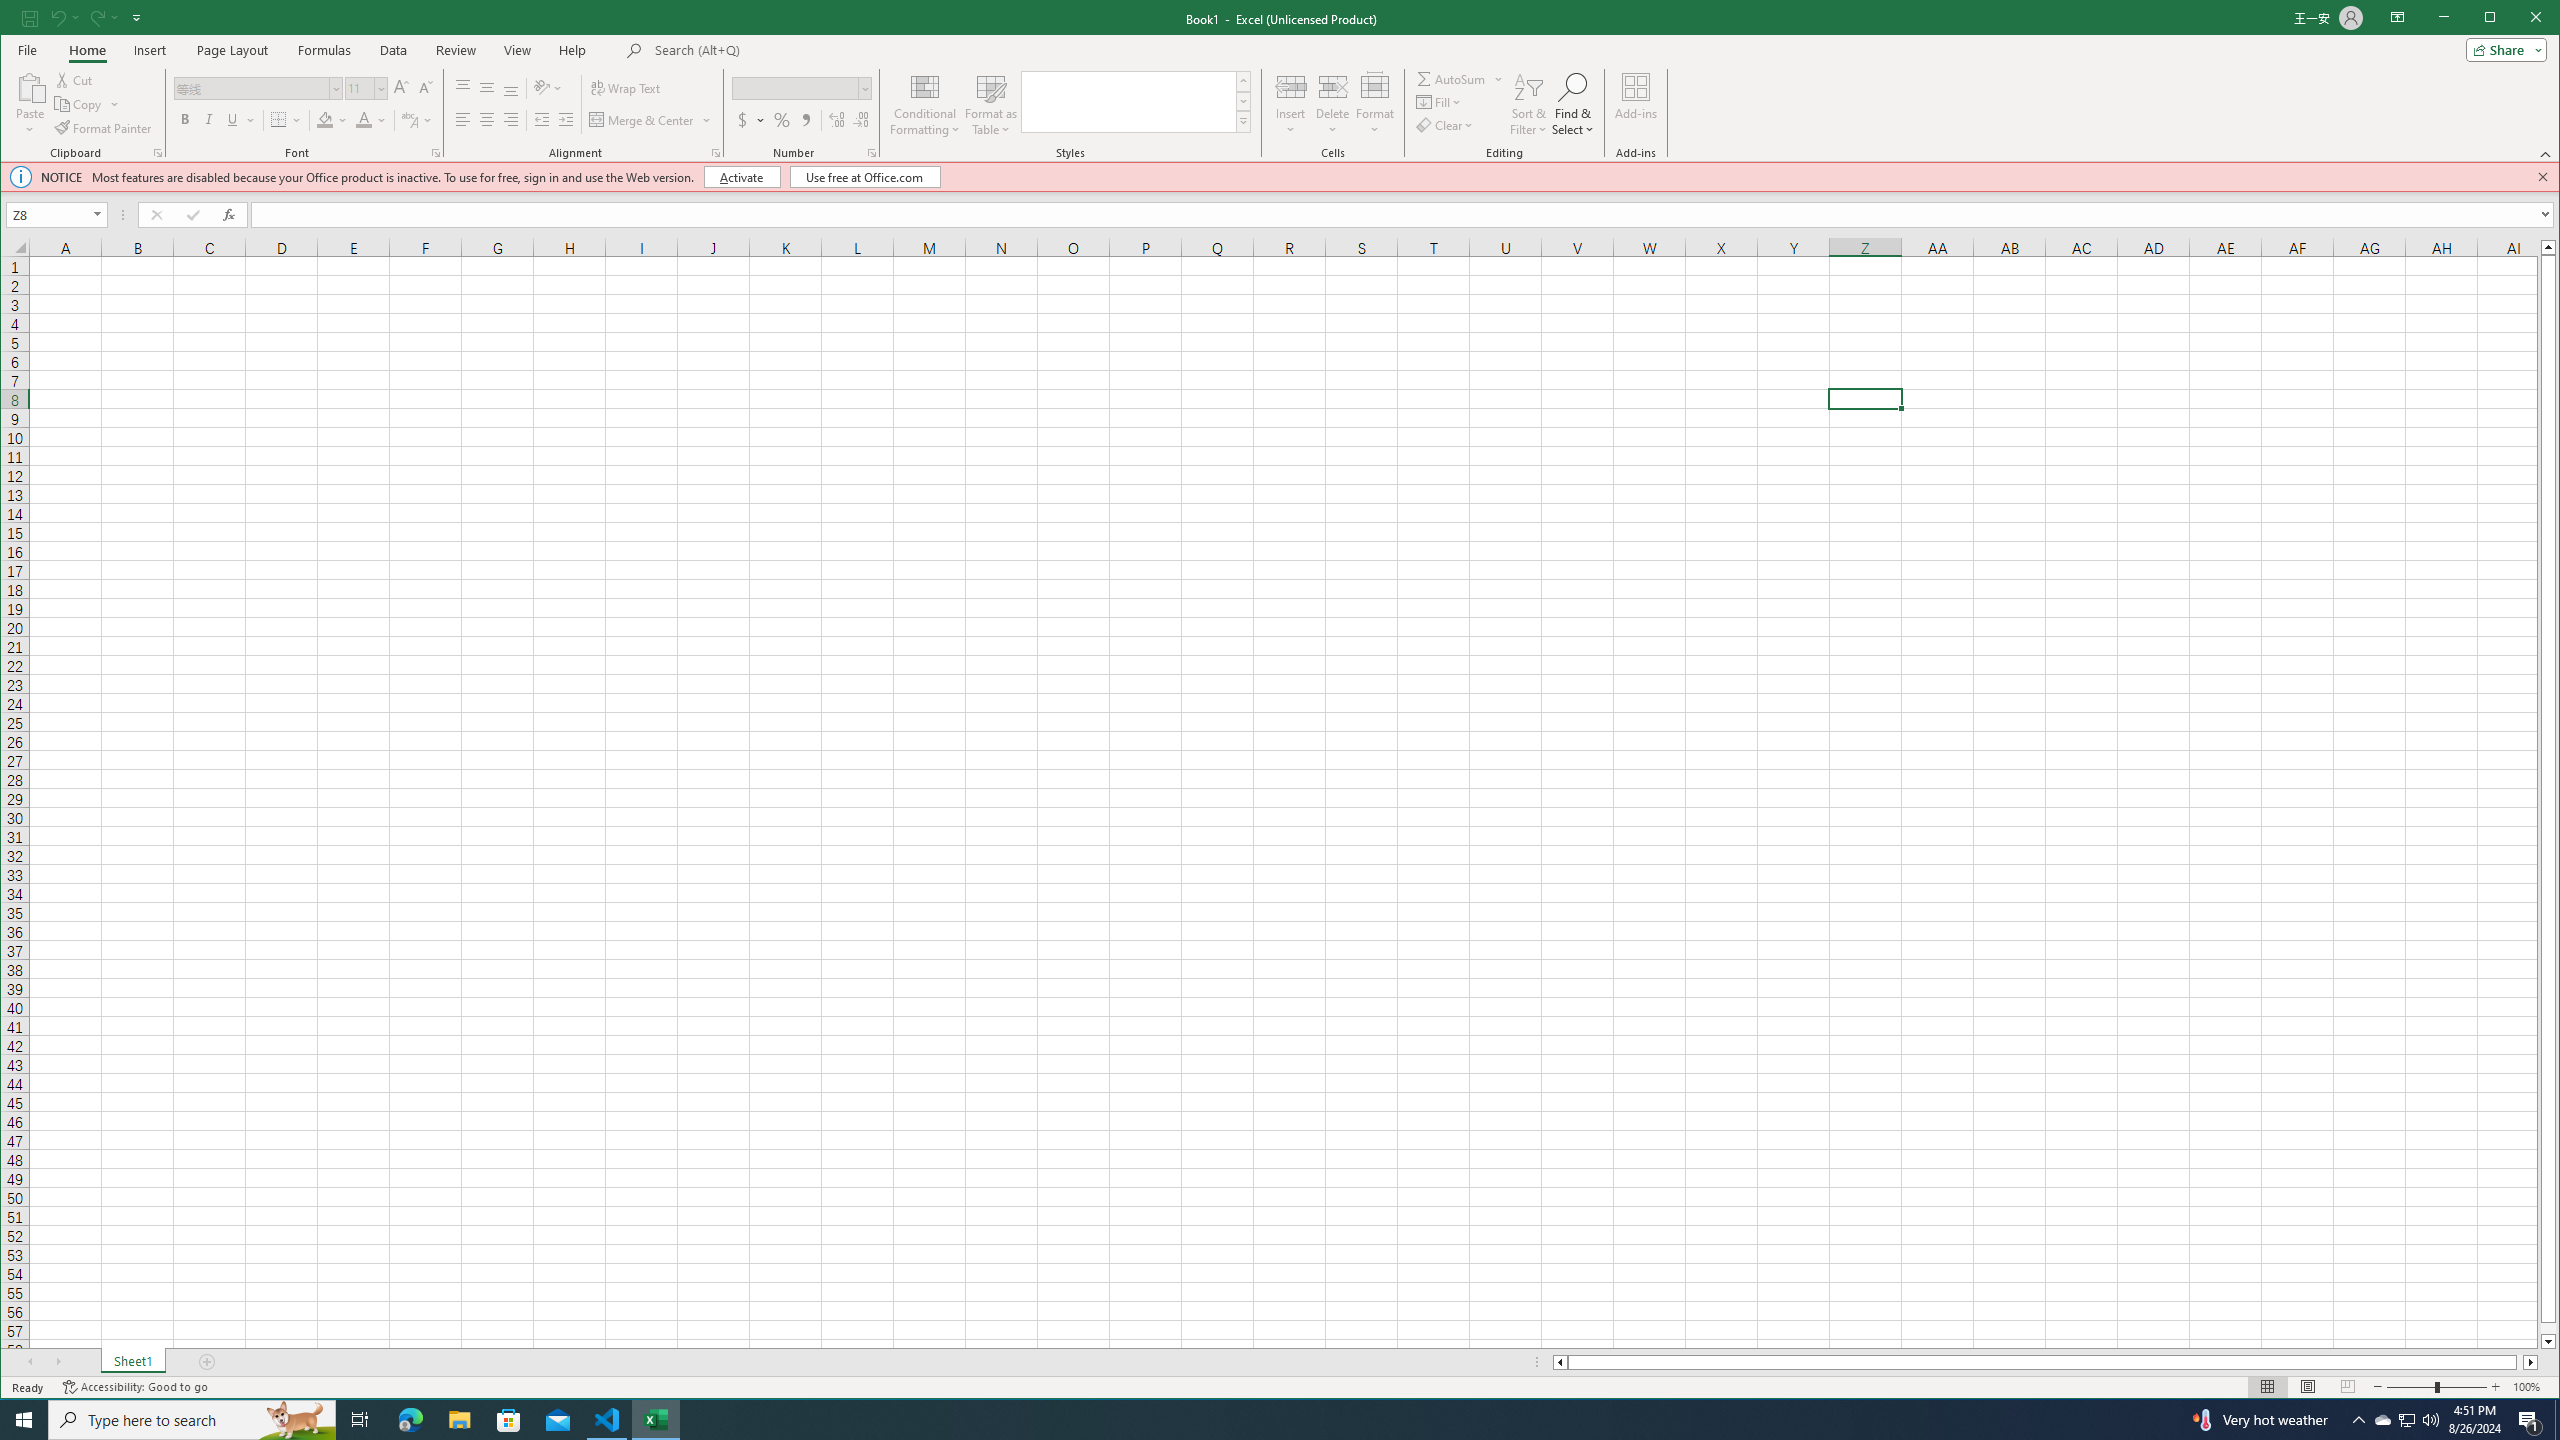 This screenshot has height=1440, width=2560. I want to click on 'Underline', so click(232, 119).